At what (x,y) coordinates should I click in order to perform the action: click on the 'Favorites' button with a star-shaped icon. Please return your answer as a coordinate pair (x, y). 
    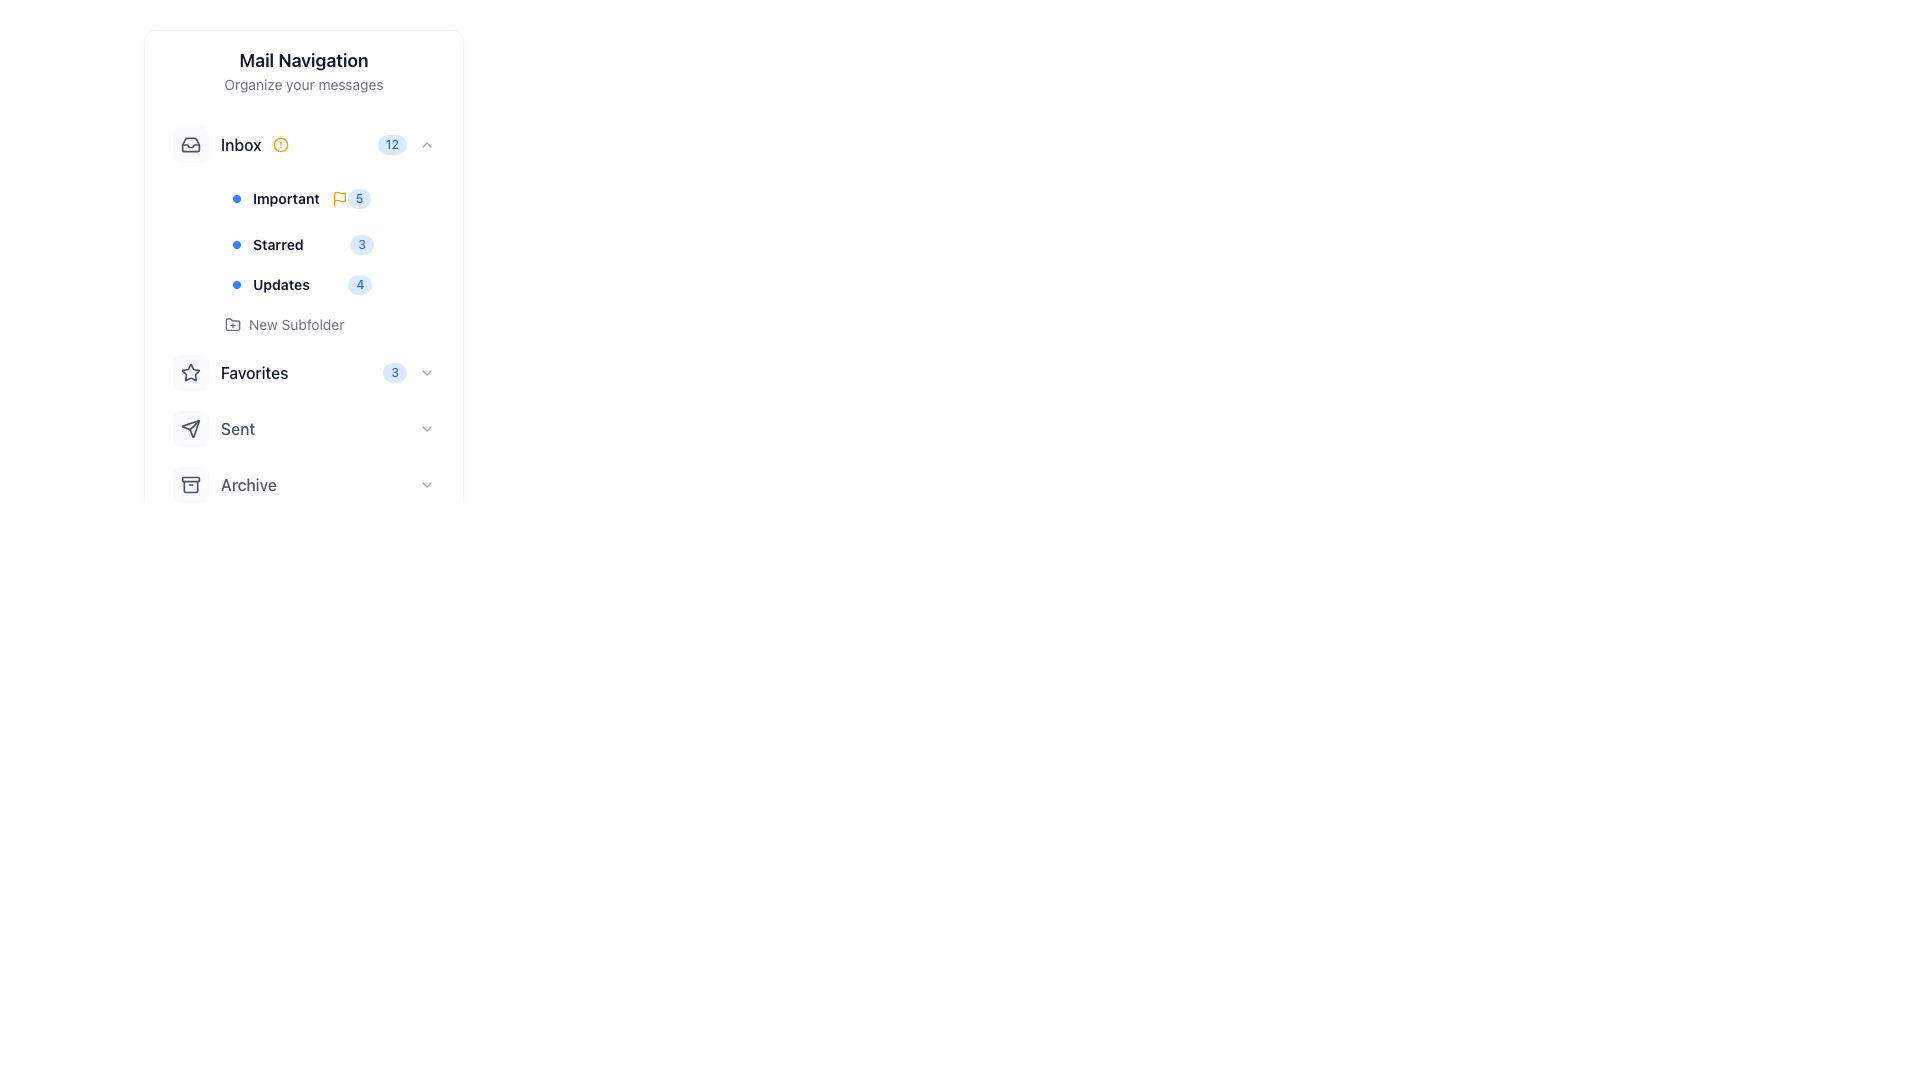
    Looking at the image, I should click on (230, 373).